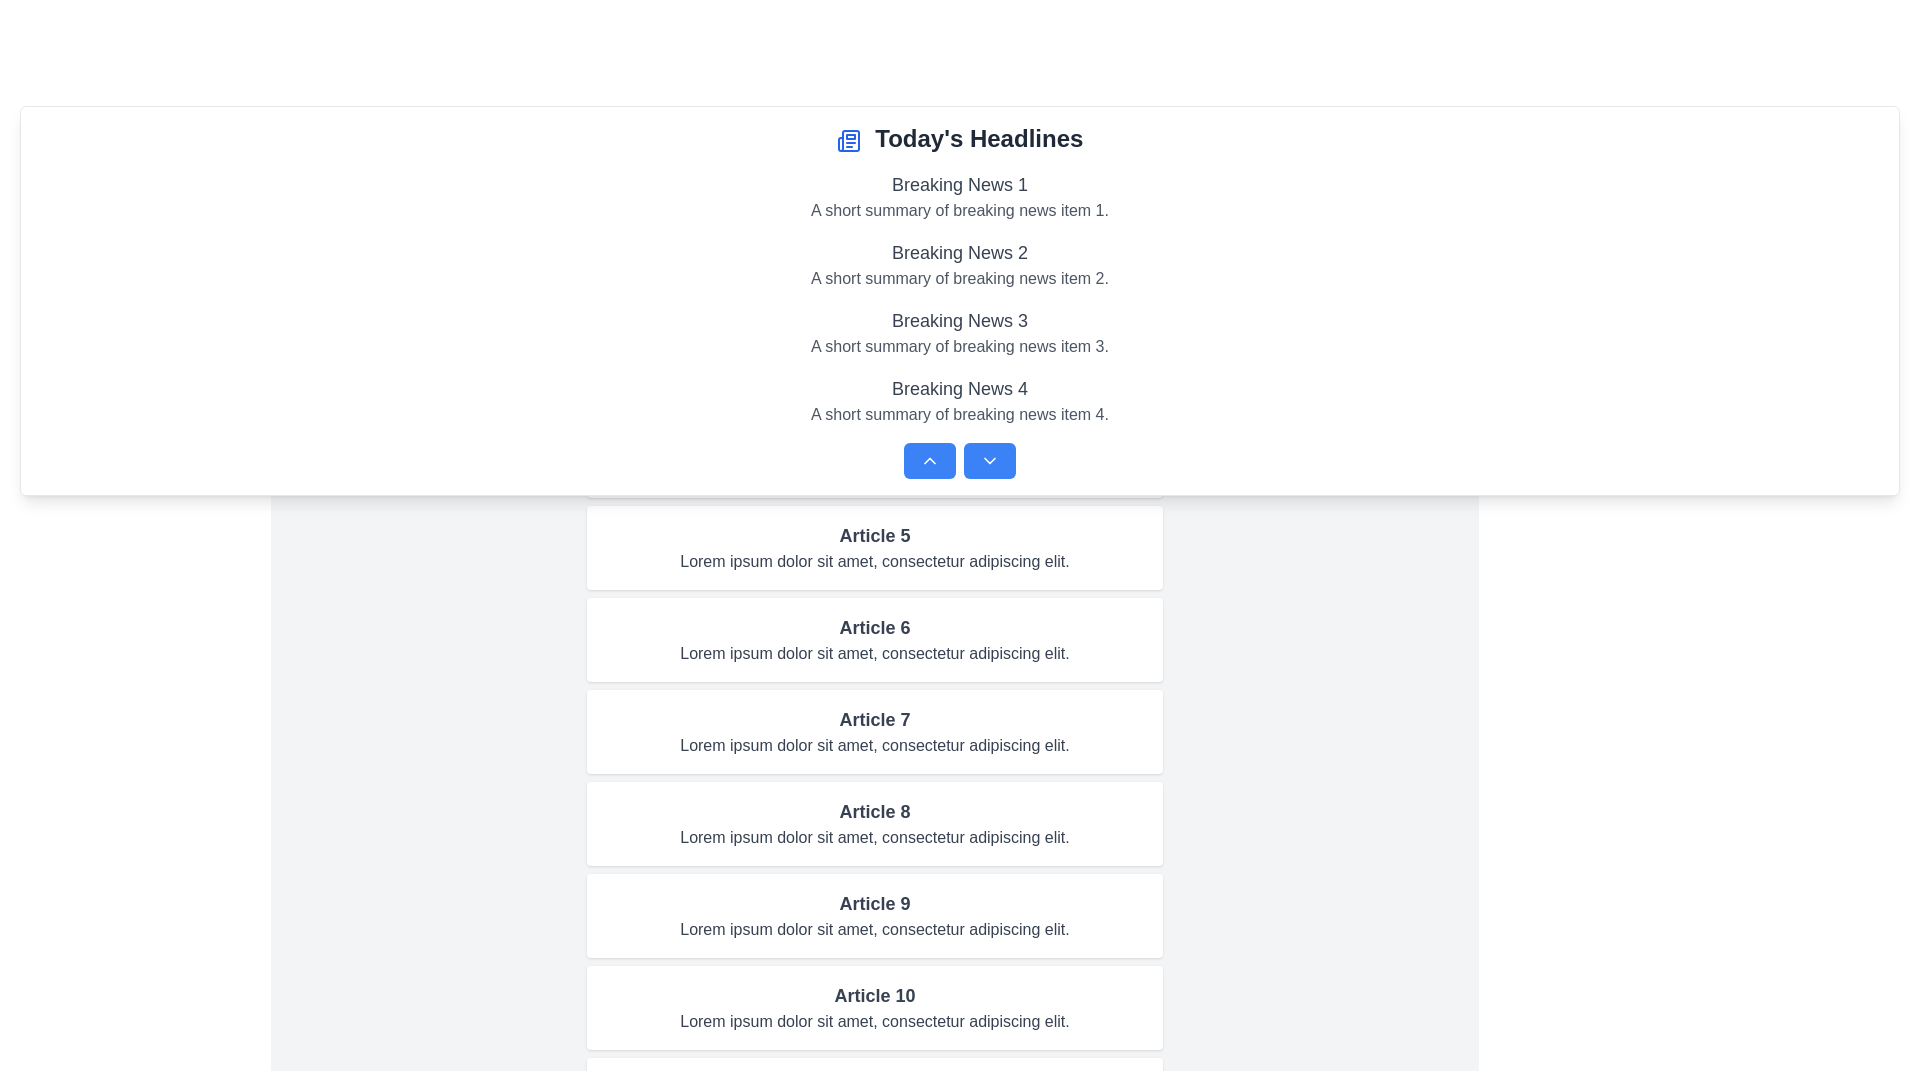  What do you see at coordinates (960, 414) in the screenshot?
I see `text content of the element that displays 'A short summary of breaking news item 4.' located below the title 'Breaking News 4' in the list of breaking news items` at bounding box center [960, 414].